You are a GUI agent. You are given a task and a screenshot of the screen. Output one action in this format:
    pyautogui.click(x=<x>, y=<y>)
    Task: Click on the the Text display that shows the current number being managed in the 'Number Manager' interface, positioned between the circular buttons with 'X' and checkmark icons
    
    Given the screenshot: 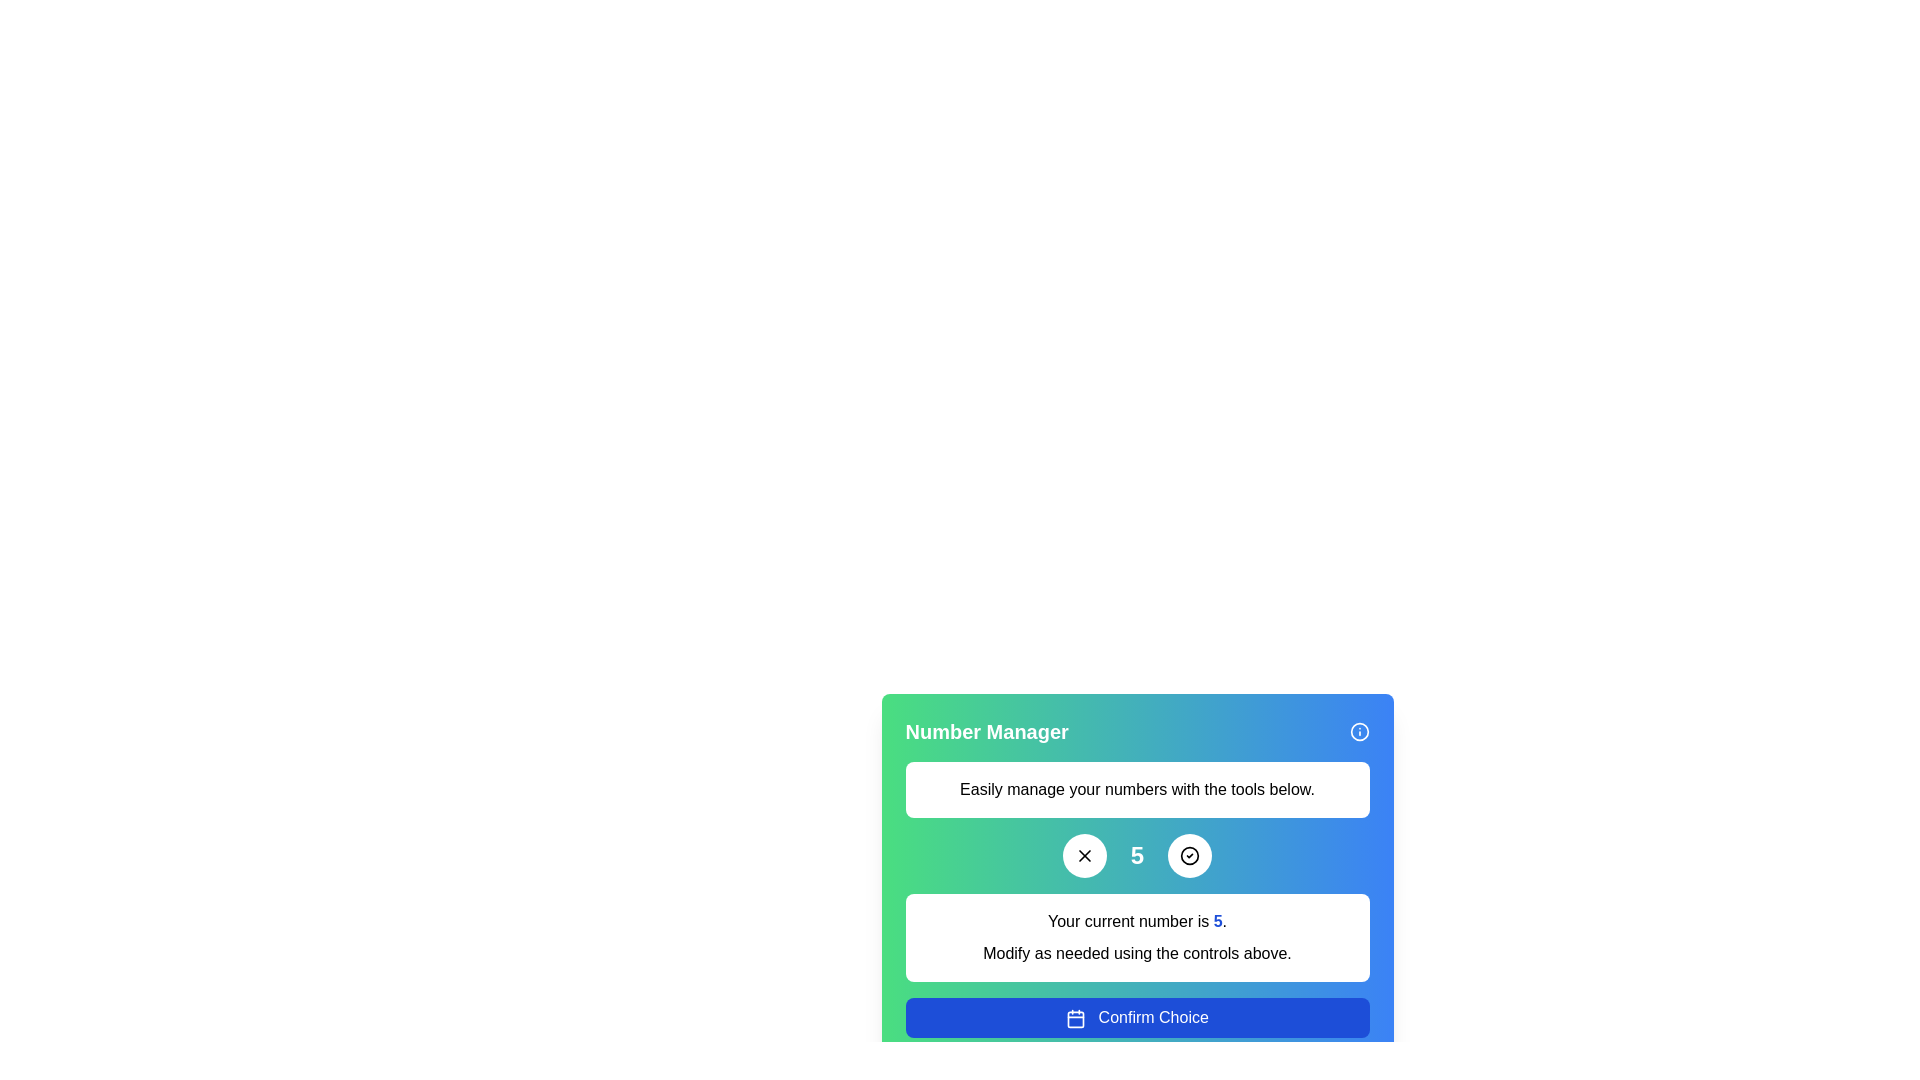 What is the action you would take?
    pyautogui.click(x=1137, y=855)
    